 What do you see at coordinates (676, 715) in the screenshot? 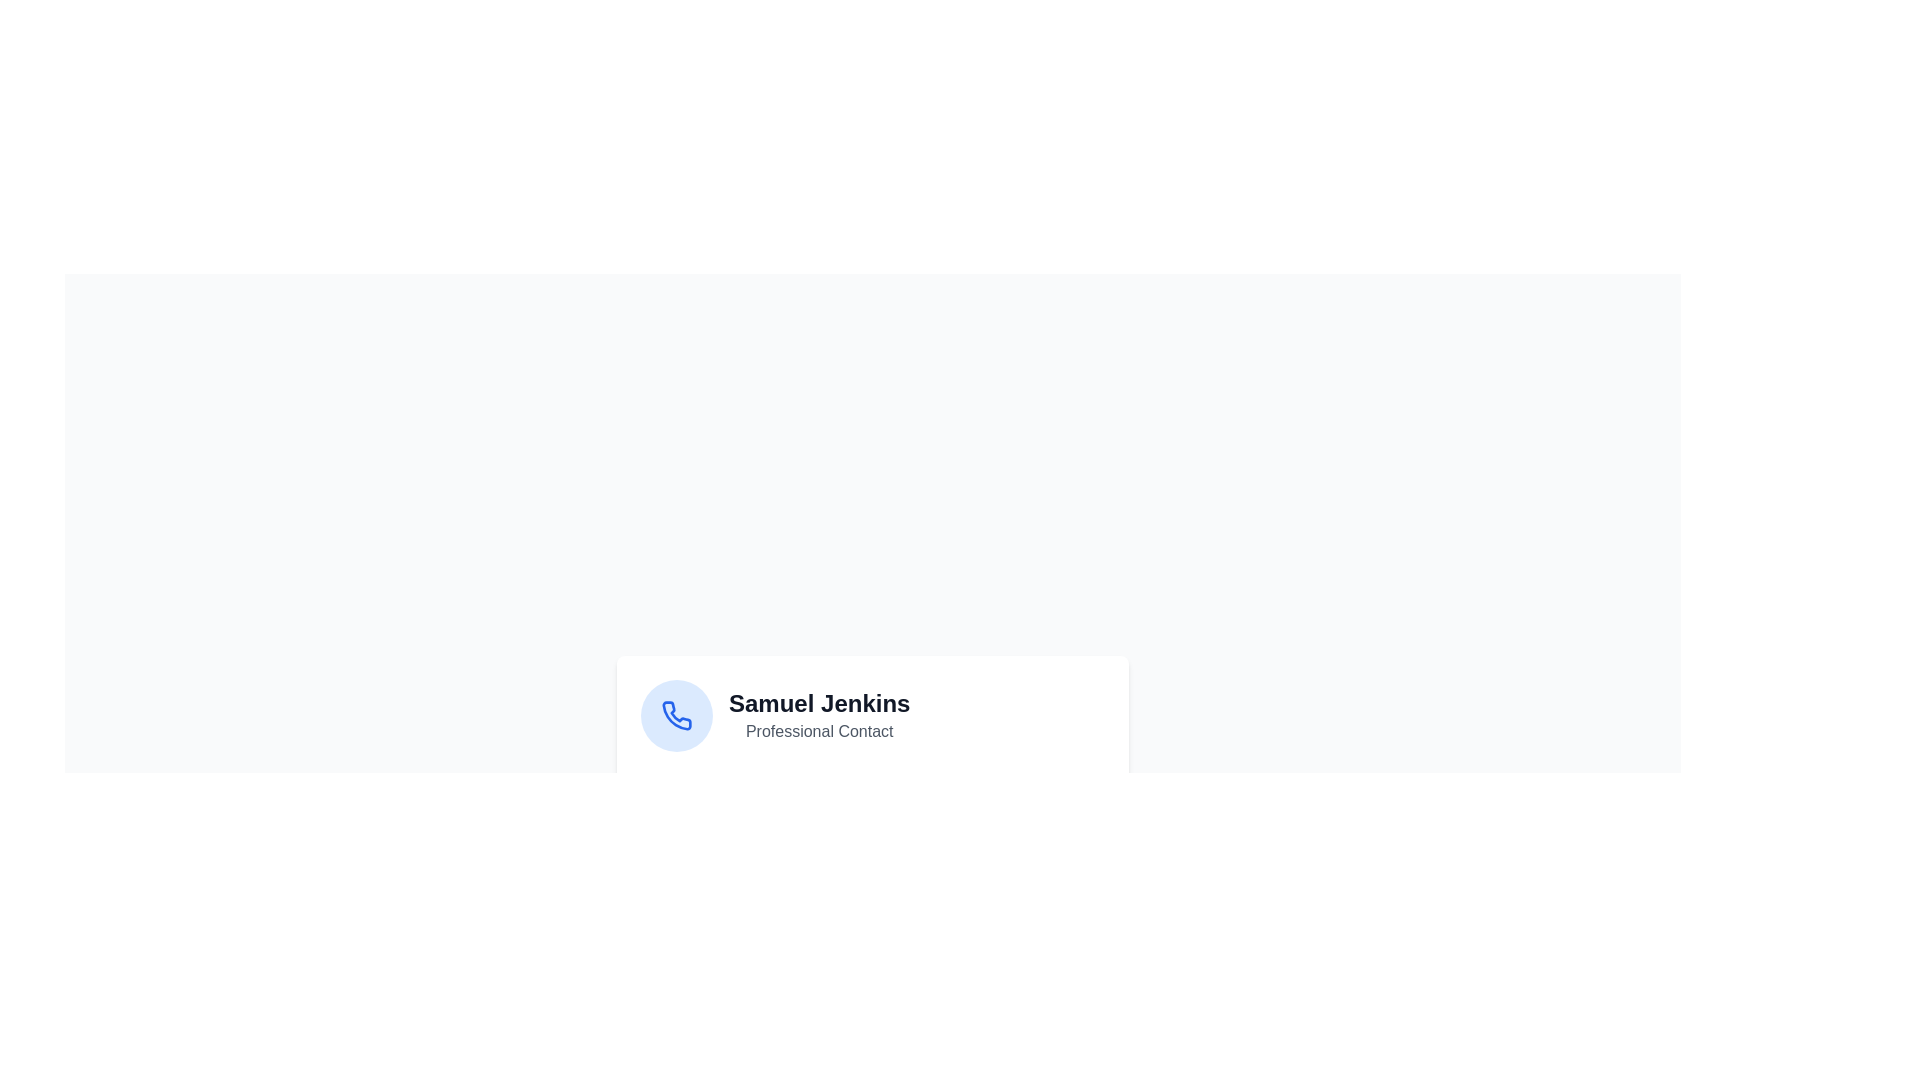
I see `the circular icon with a light blue background and blue phone symbol, indicating a call-related function, located to the left of 'Samuel Jenkins' and 'Professional Contact'` at bounding box center [676, 715].